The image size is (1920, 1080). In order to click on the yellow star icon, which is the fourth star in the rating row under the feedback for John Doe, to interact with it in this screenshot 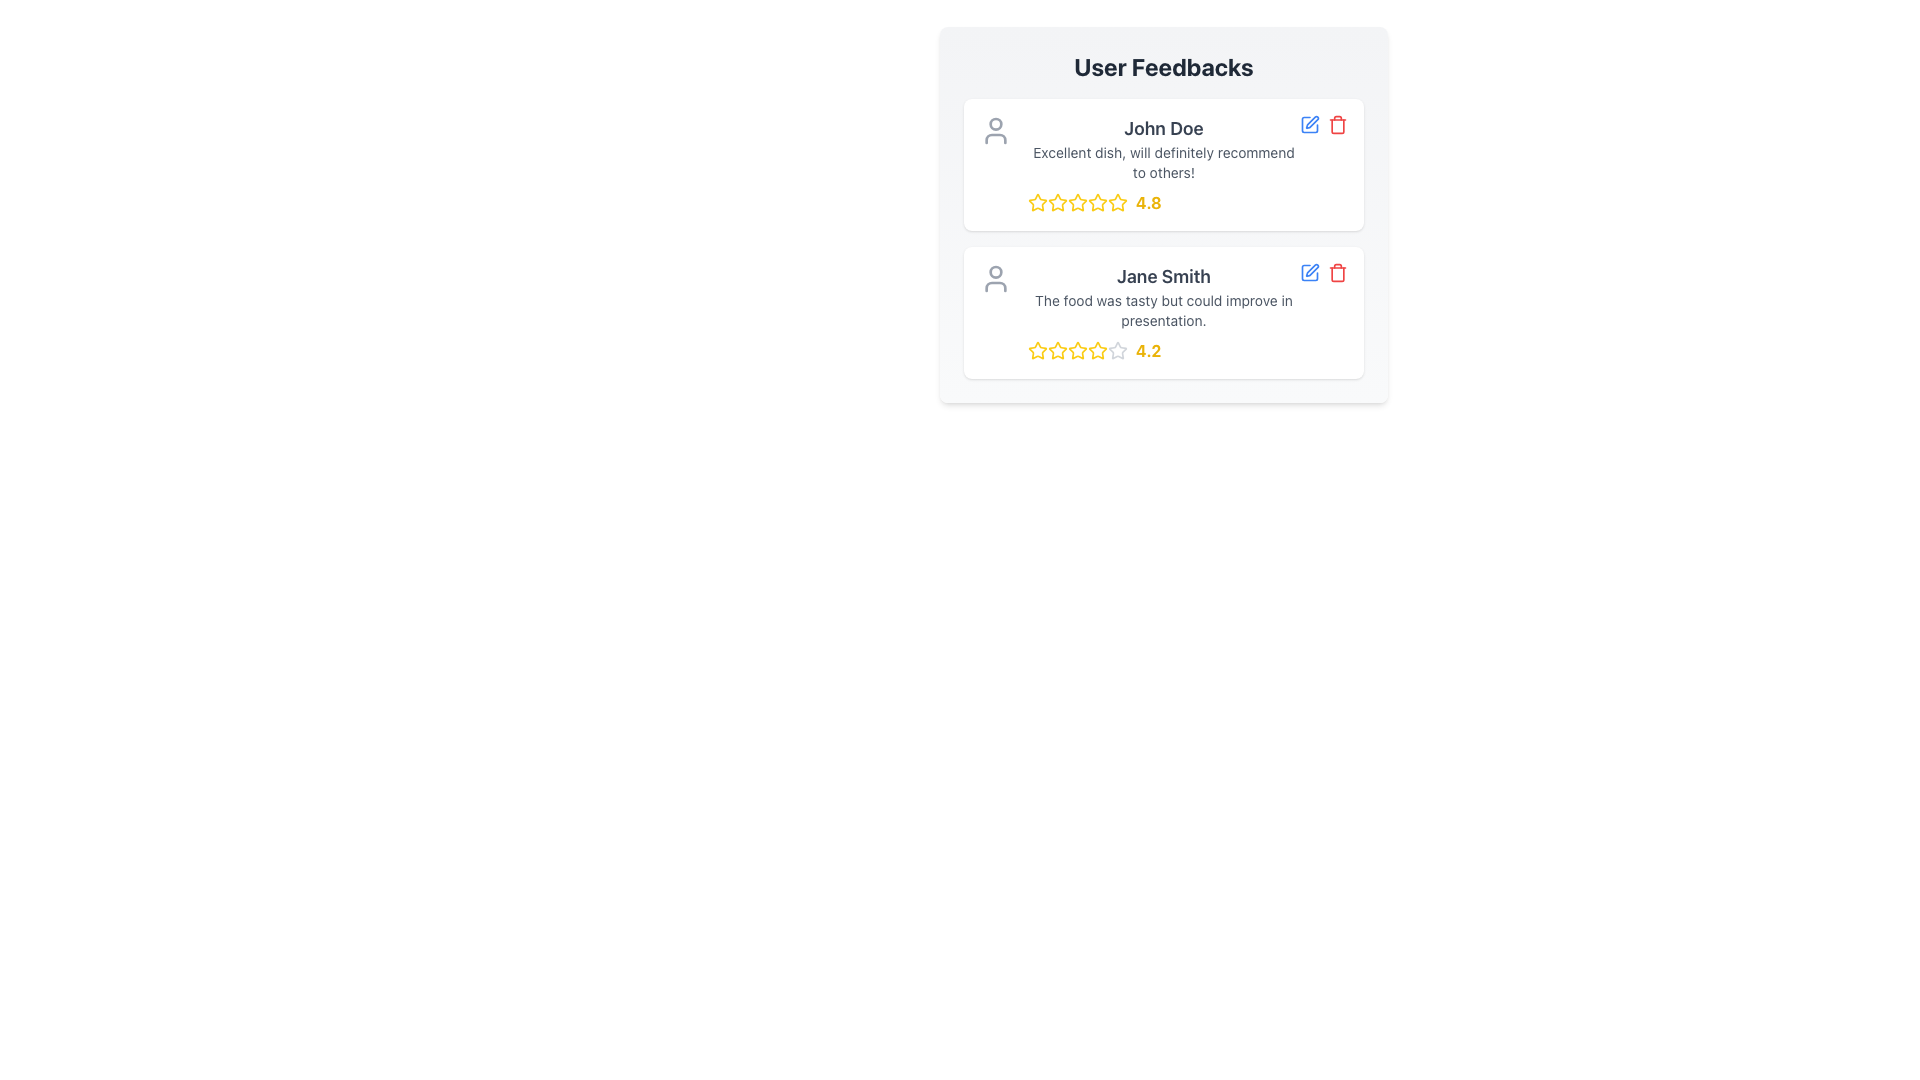, I will do `click(1116, 201)`.